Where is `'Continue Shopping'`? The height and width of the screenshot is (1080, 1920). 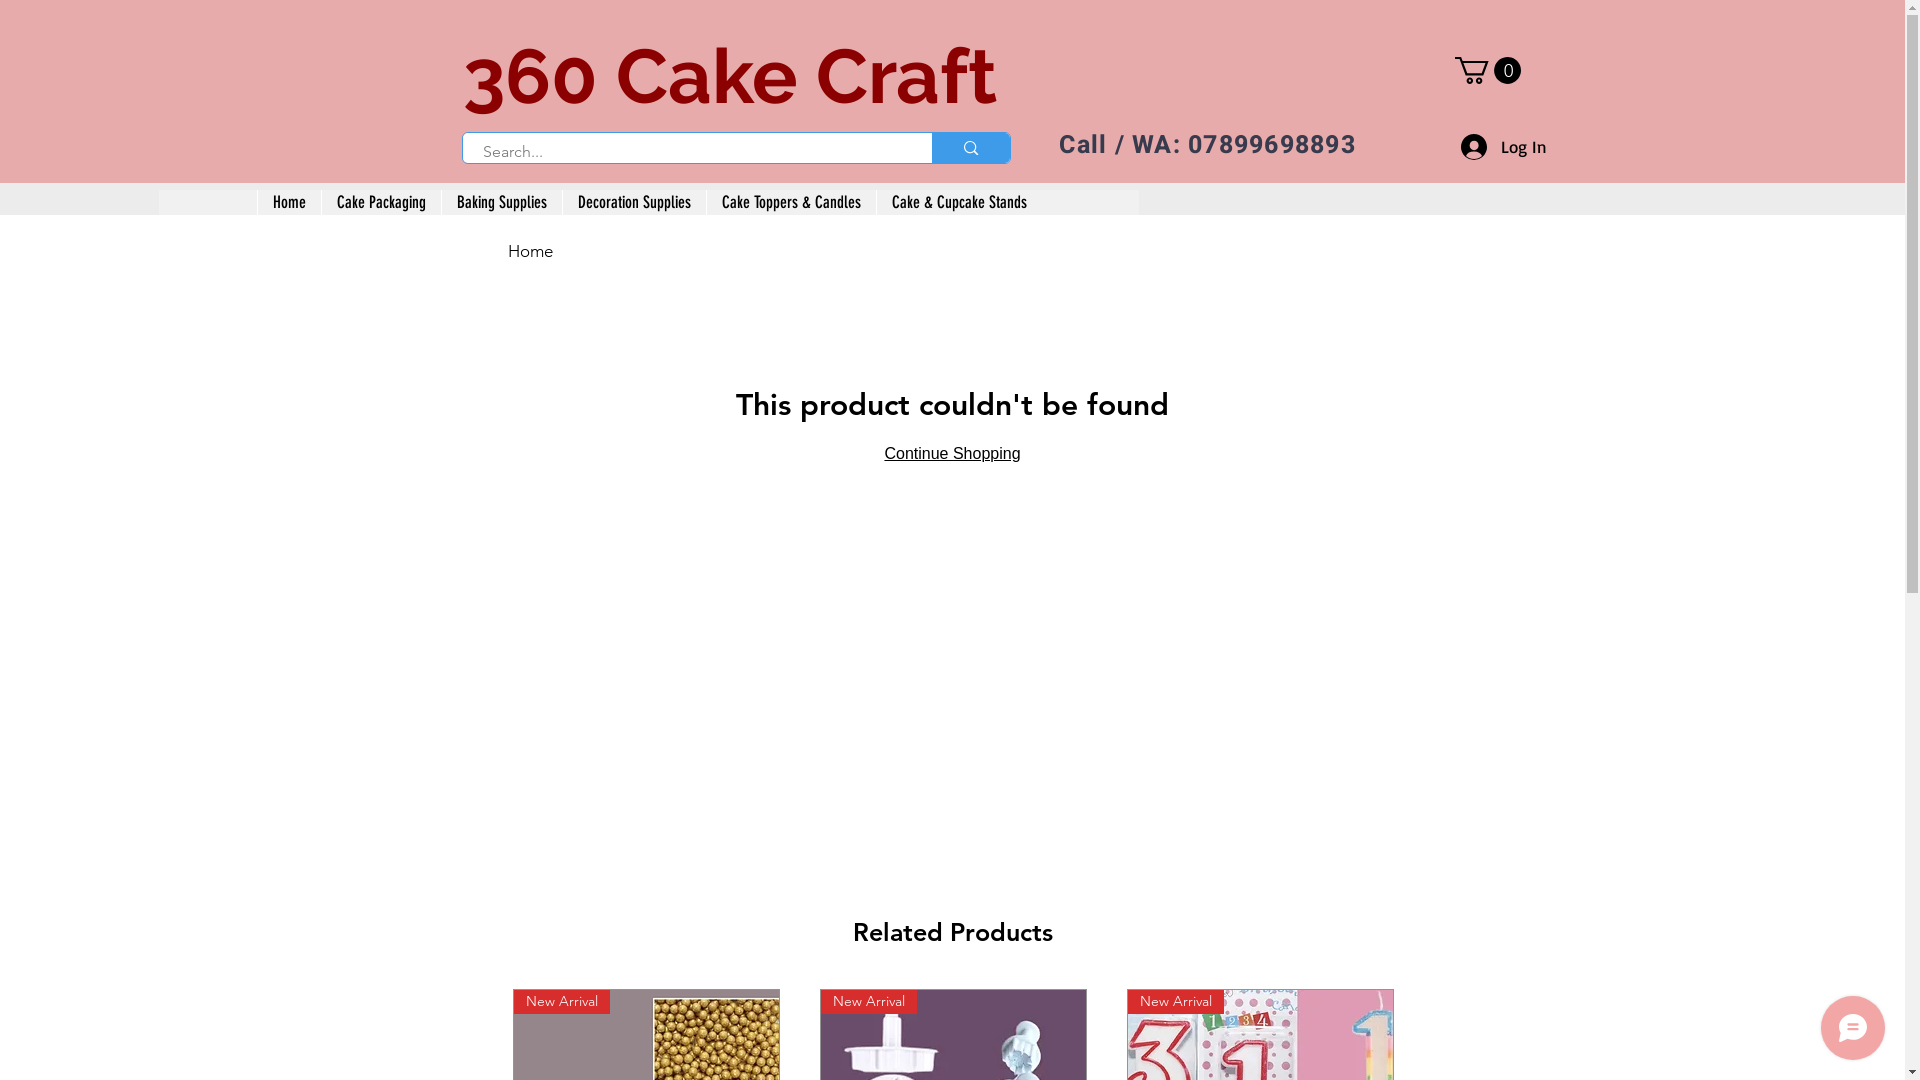
'Continue Shopping' is located at coordinates (882, 453).